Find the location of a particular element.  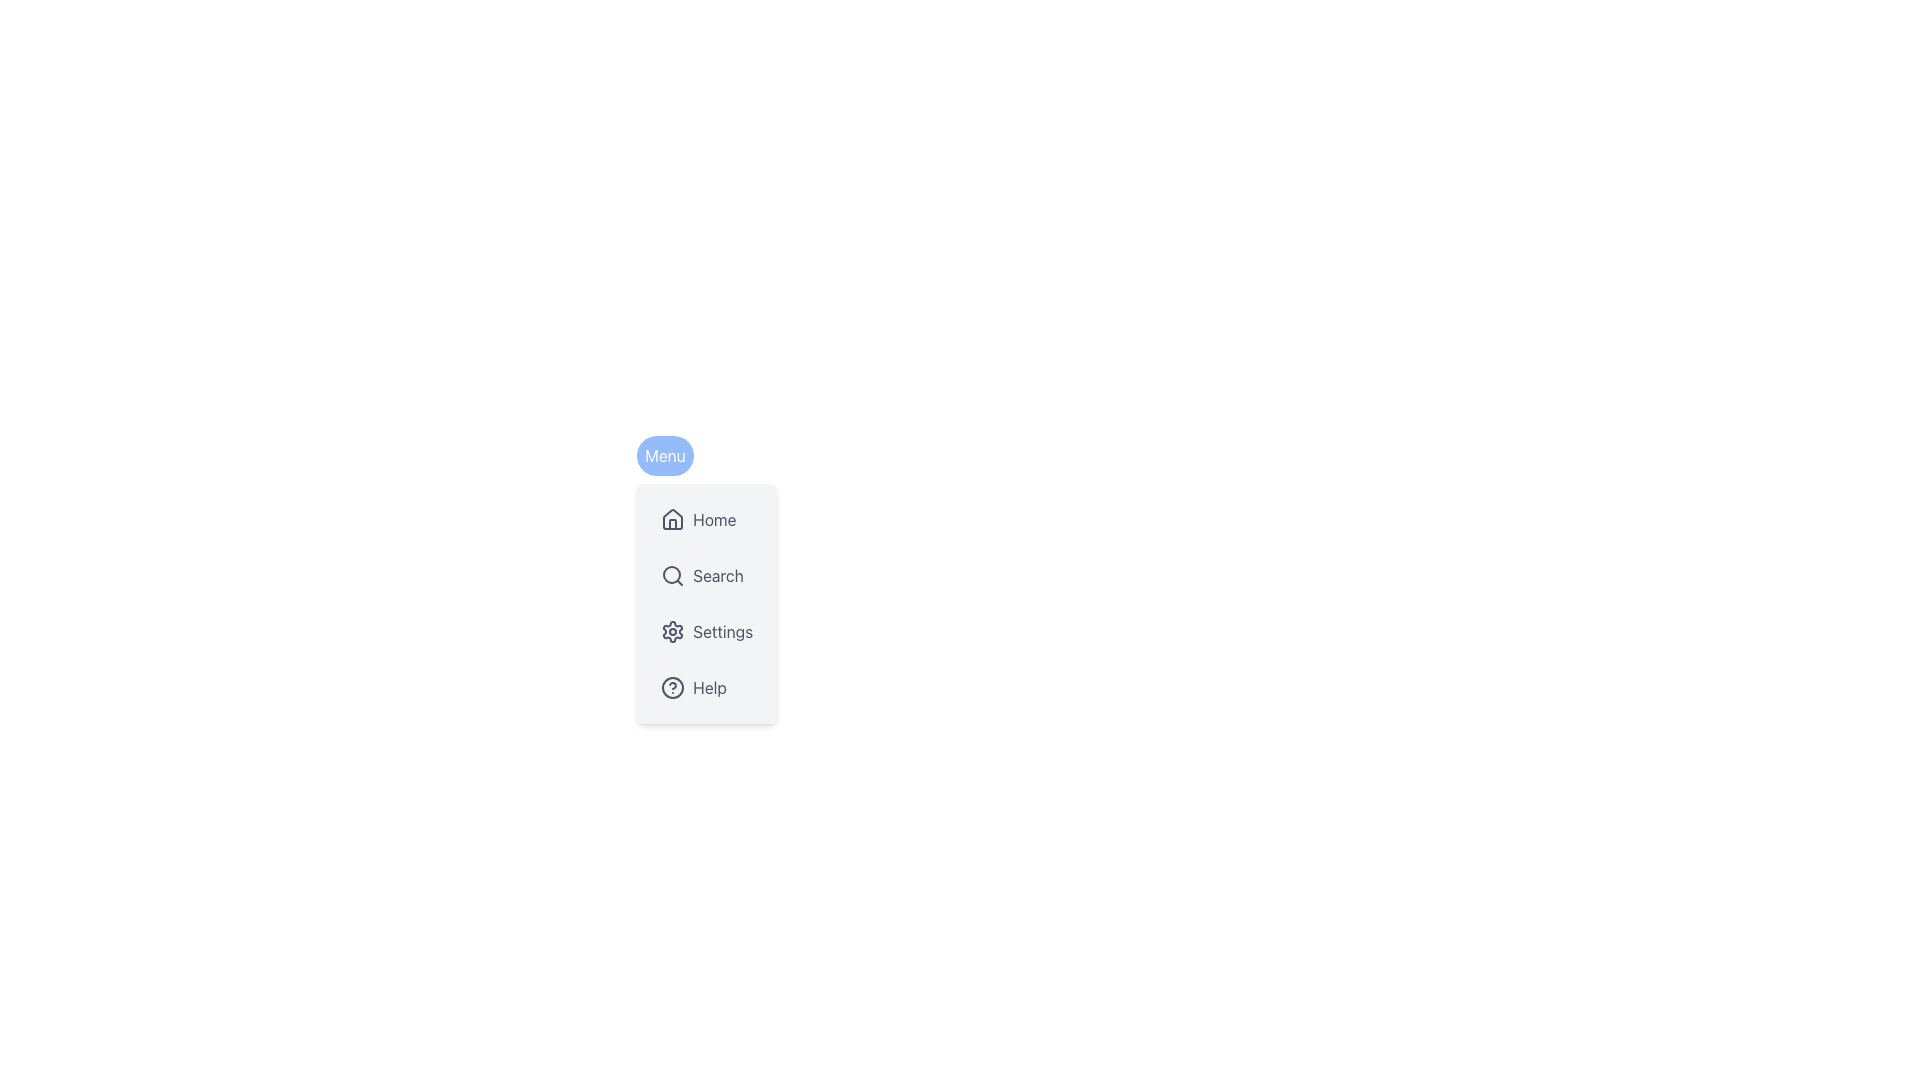

the 'Home' button, which features a house icon and is the first item in the vertical list under the 'Menu' is located at coordinates (707, 518).